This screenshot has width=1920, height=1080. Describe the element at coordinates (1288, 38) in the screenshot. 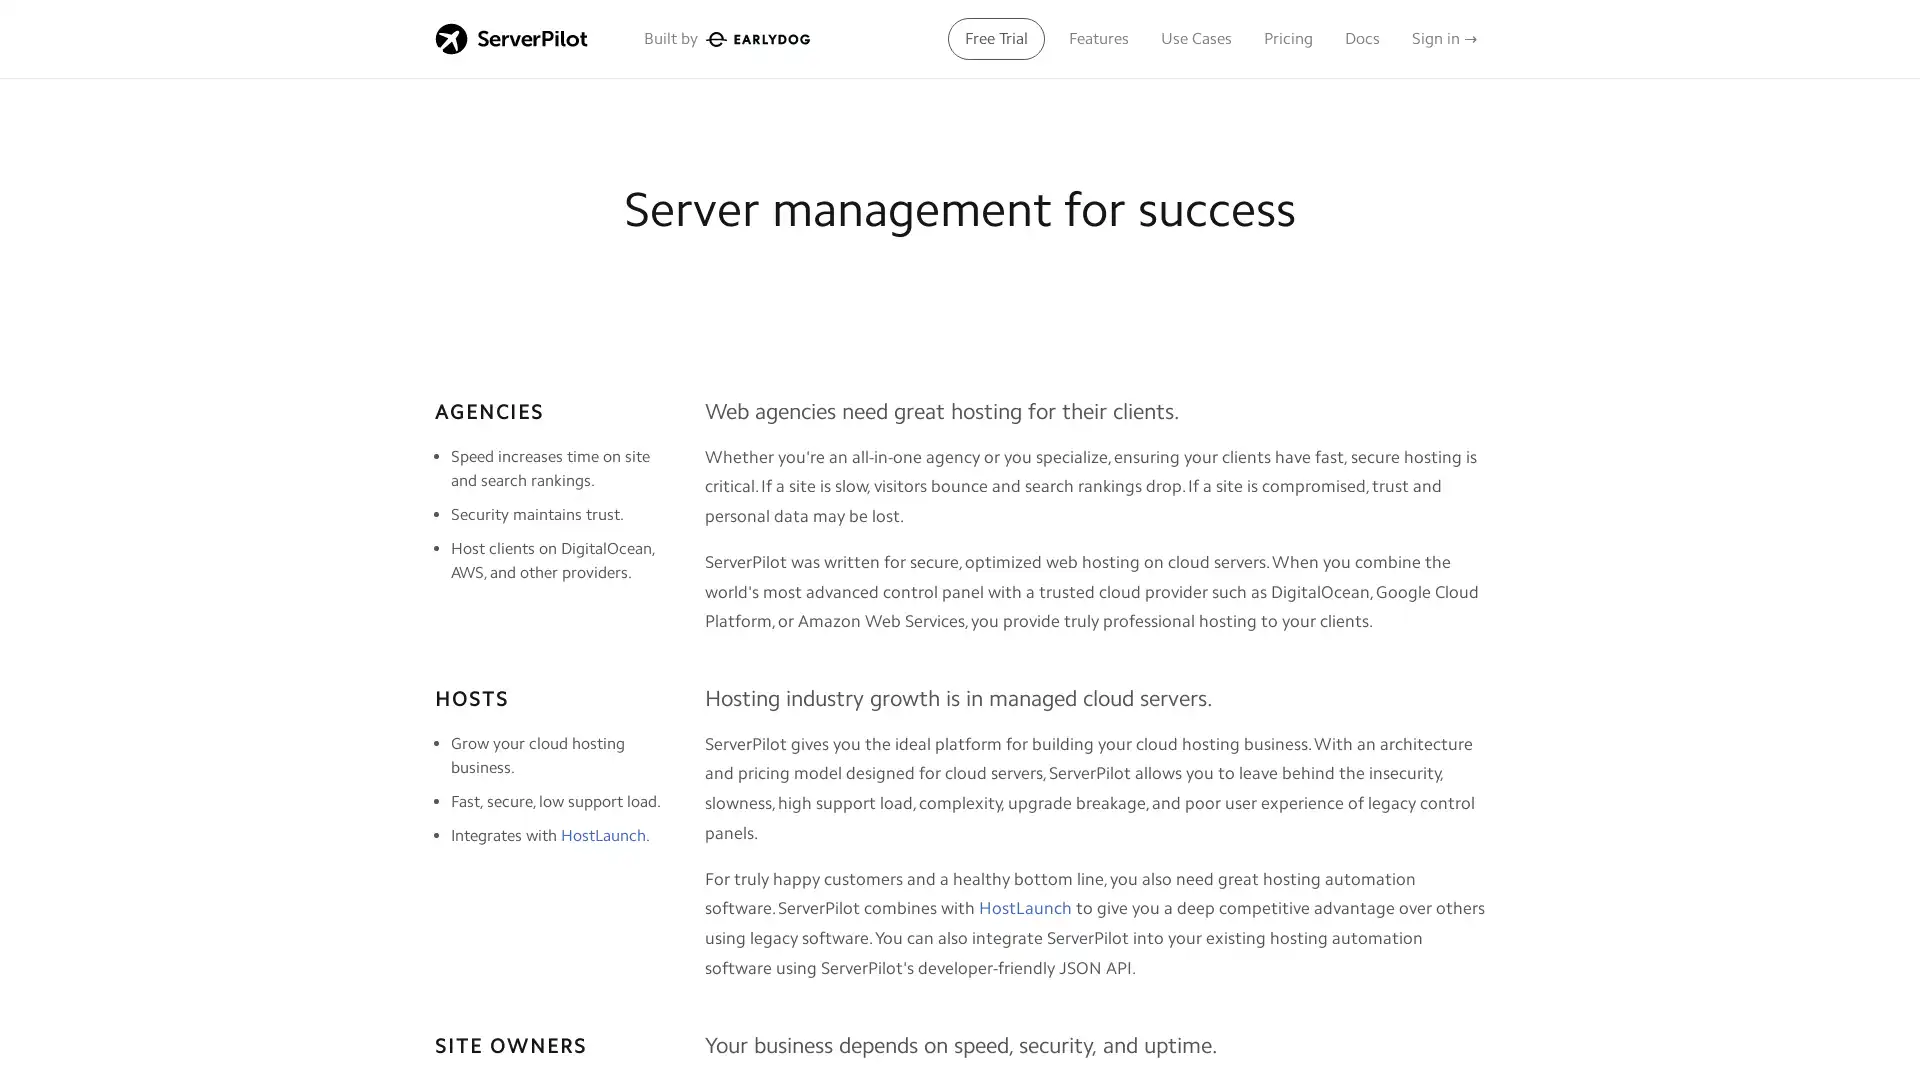

I see `Pricing` at that location.